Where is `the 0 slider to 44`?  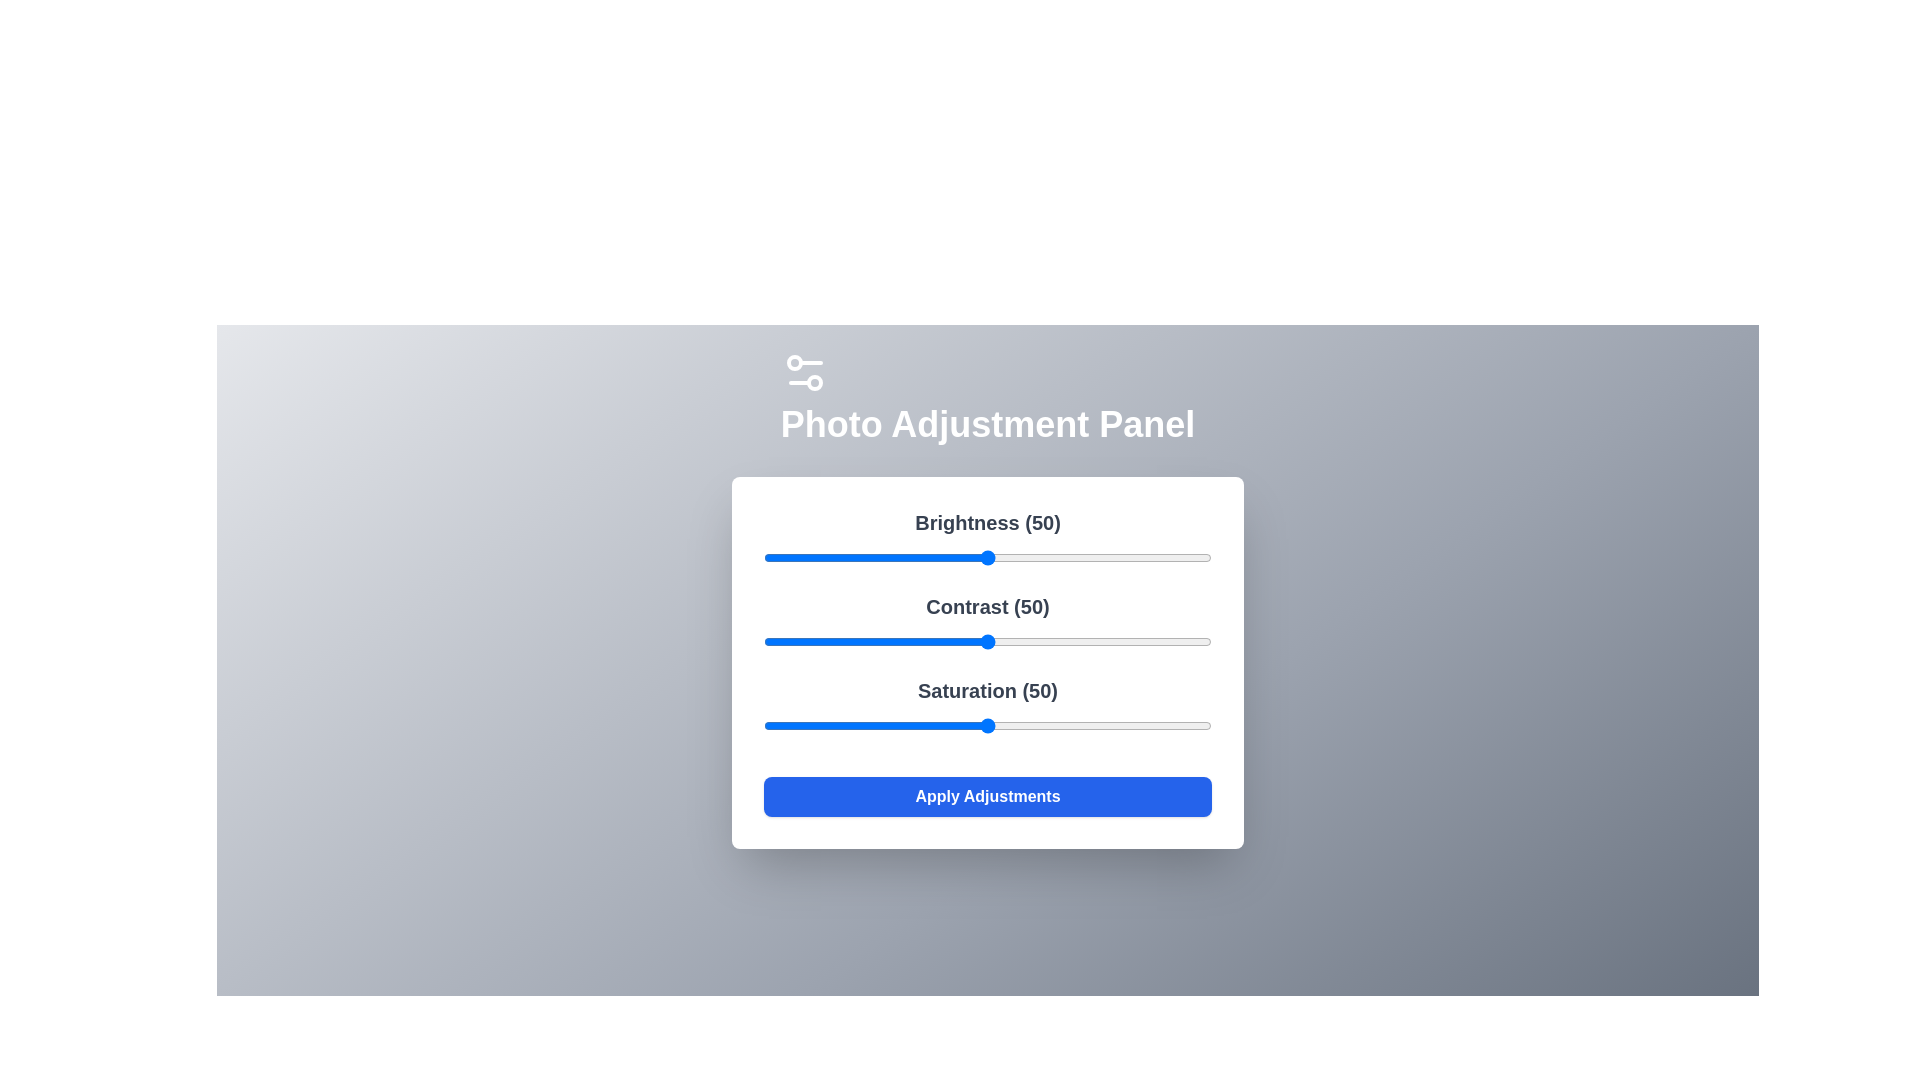
the 0 slider to 44 is located at coordinates (961, 558).